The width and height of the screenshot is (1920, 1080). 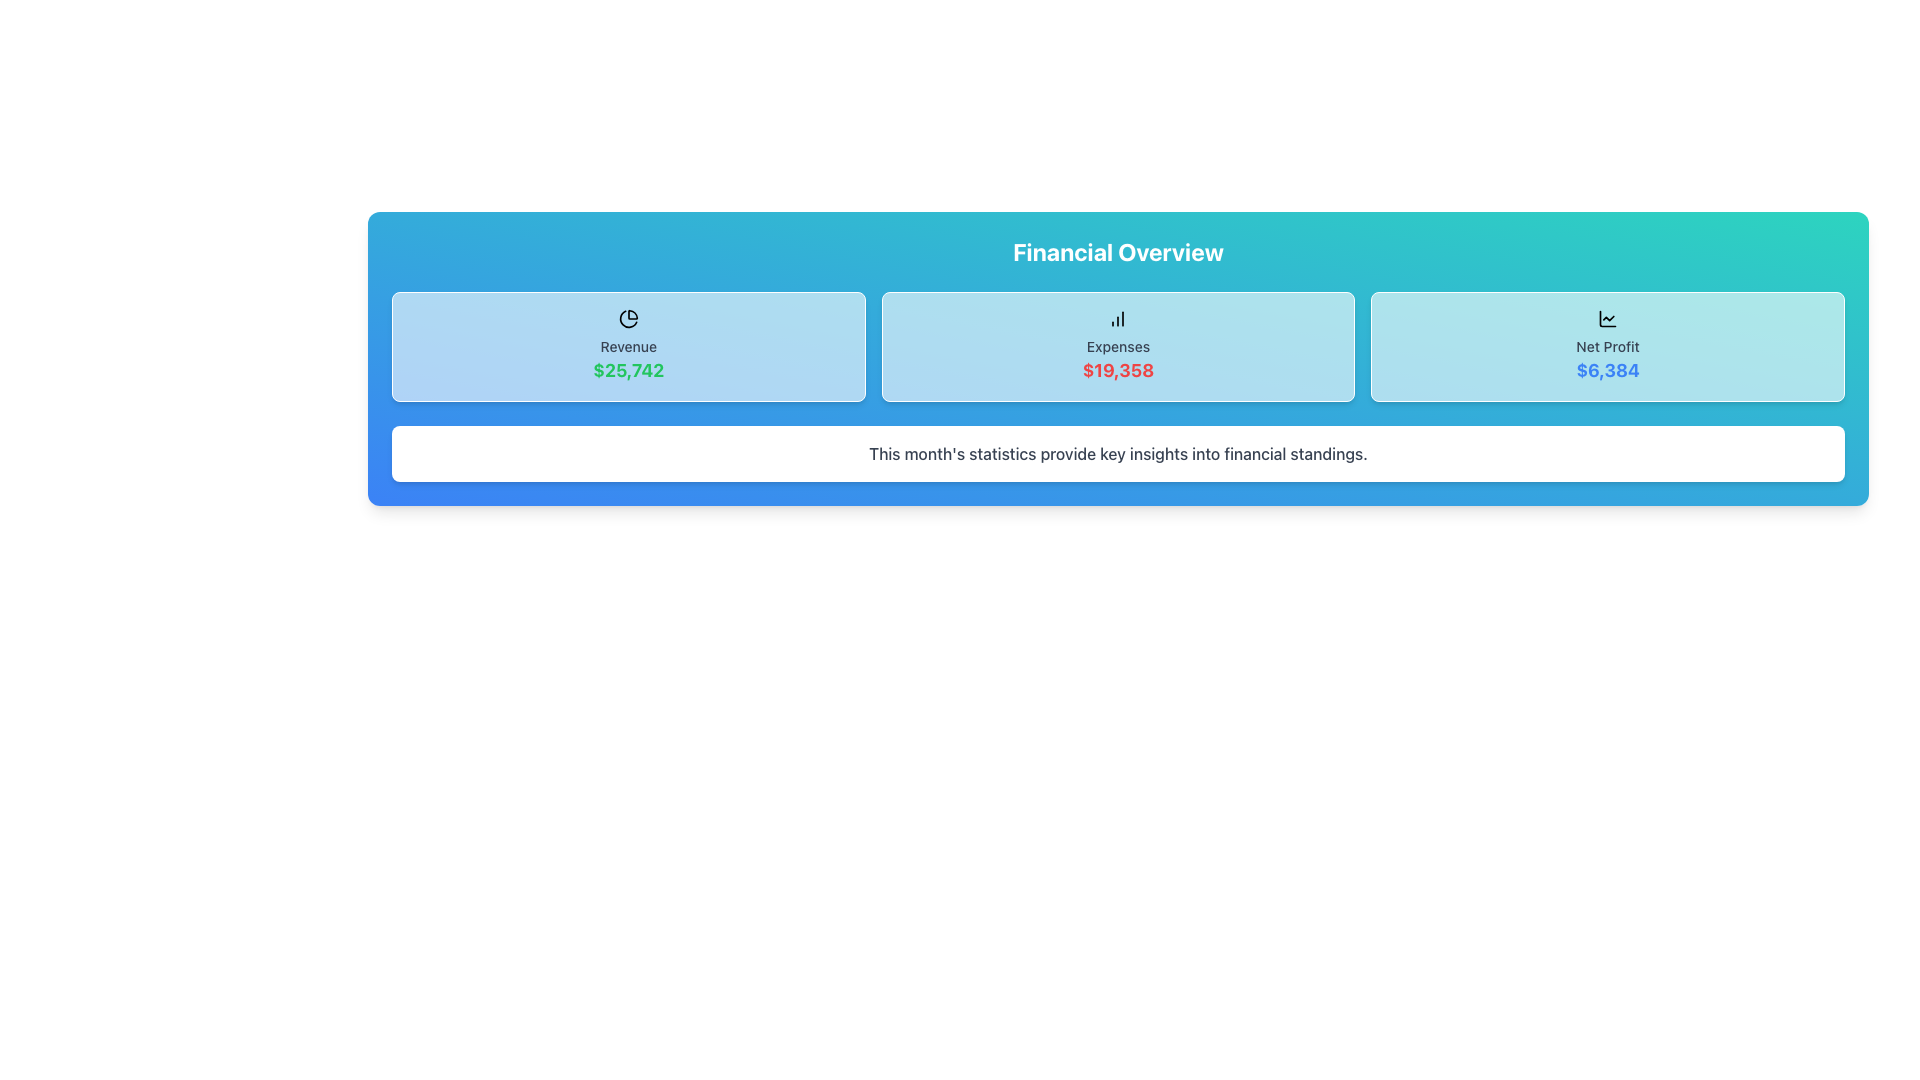 I want to click on the Text label located at the top-middle of the blue background card that provides context for the associated monetary value '$19,358', so click(x=1117, y=346).